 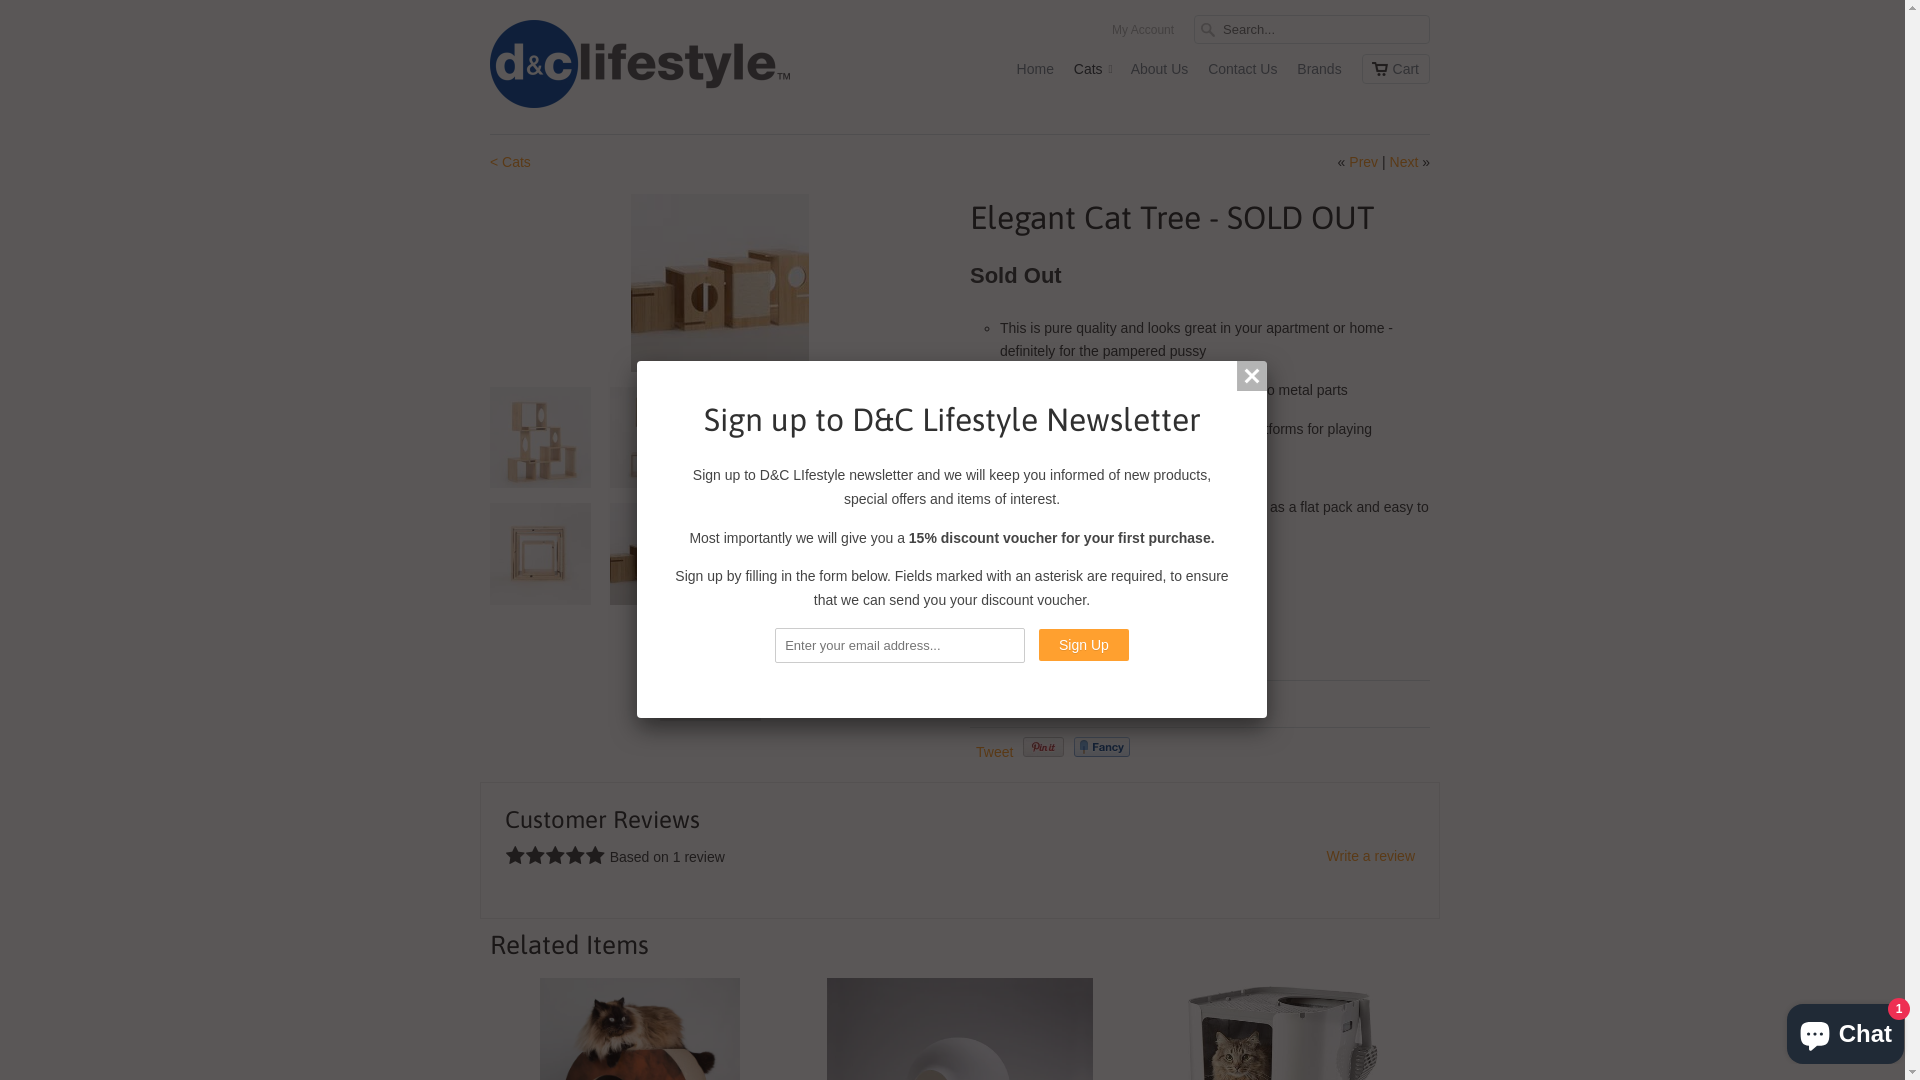 I want to click on '< Cats', so click(x=489, y=161).